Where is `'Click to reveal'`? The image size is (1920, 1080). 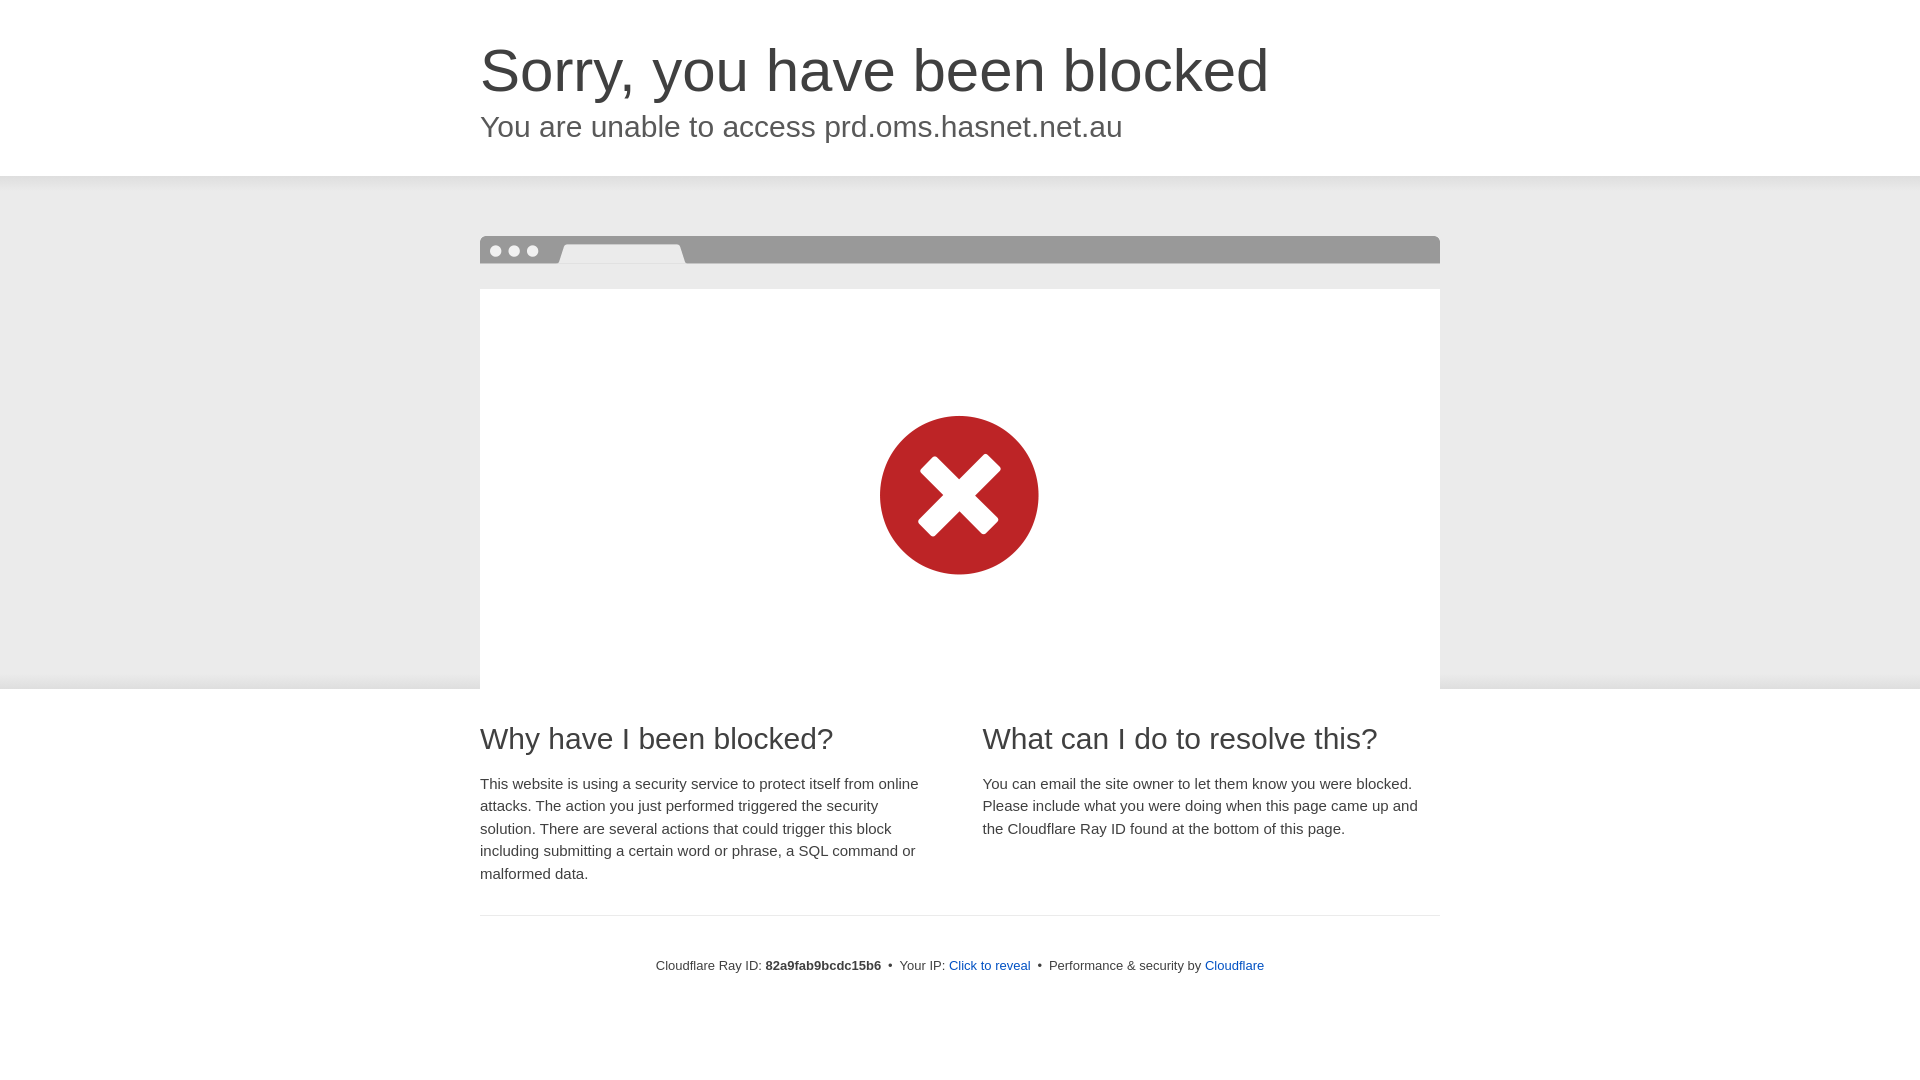
'Click to reveal' is located at coordinates (948, 964).